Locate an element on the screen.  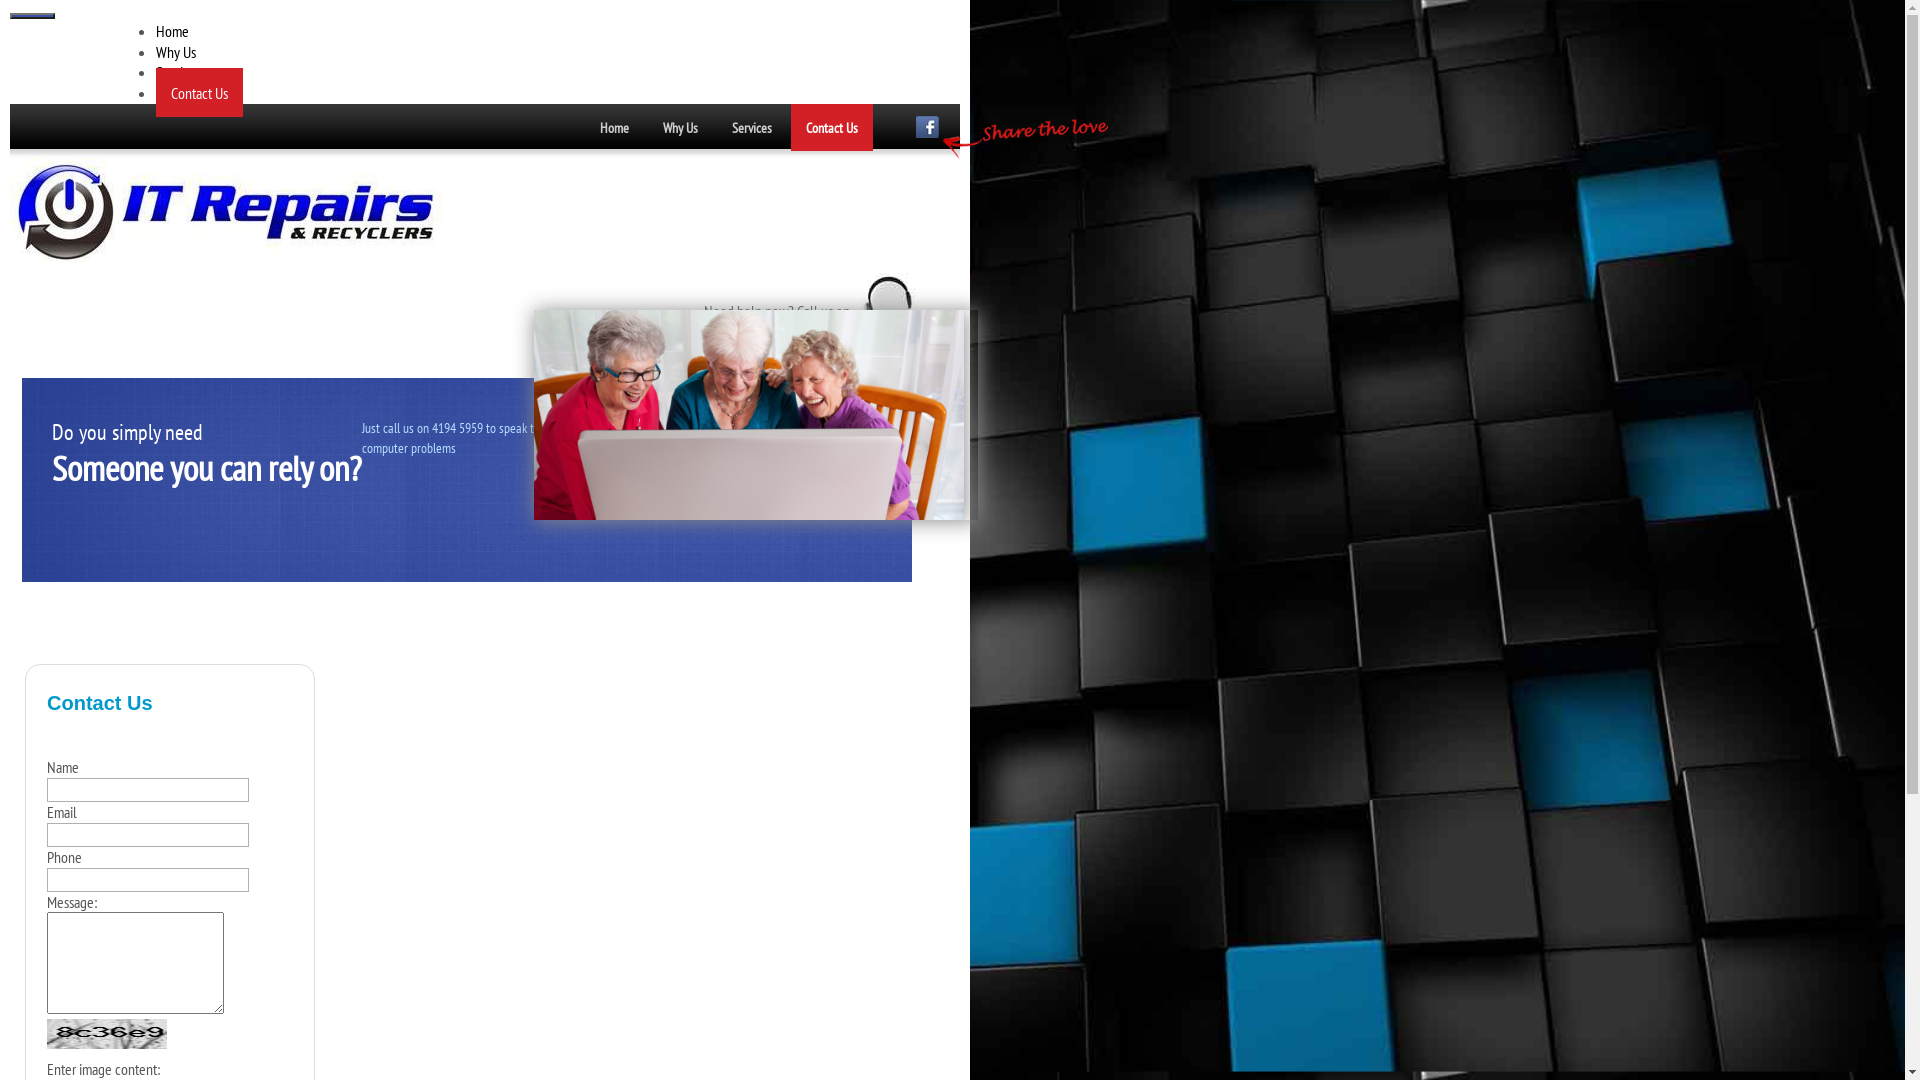
'Why Us' is located at coordinates (680, 127).